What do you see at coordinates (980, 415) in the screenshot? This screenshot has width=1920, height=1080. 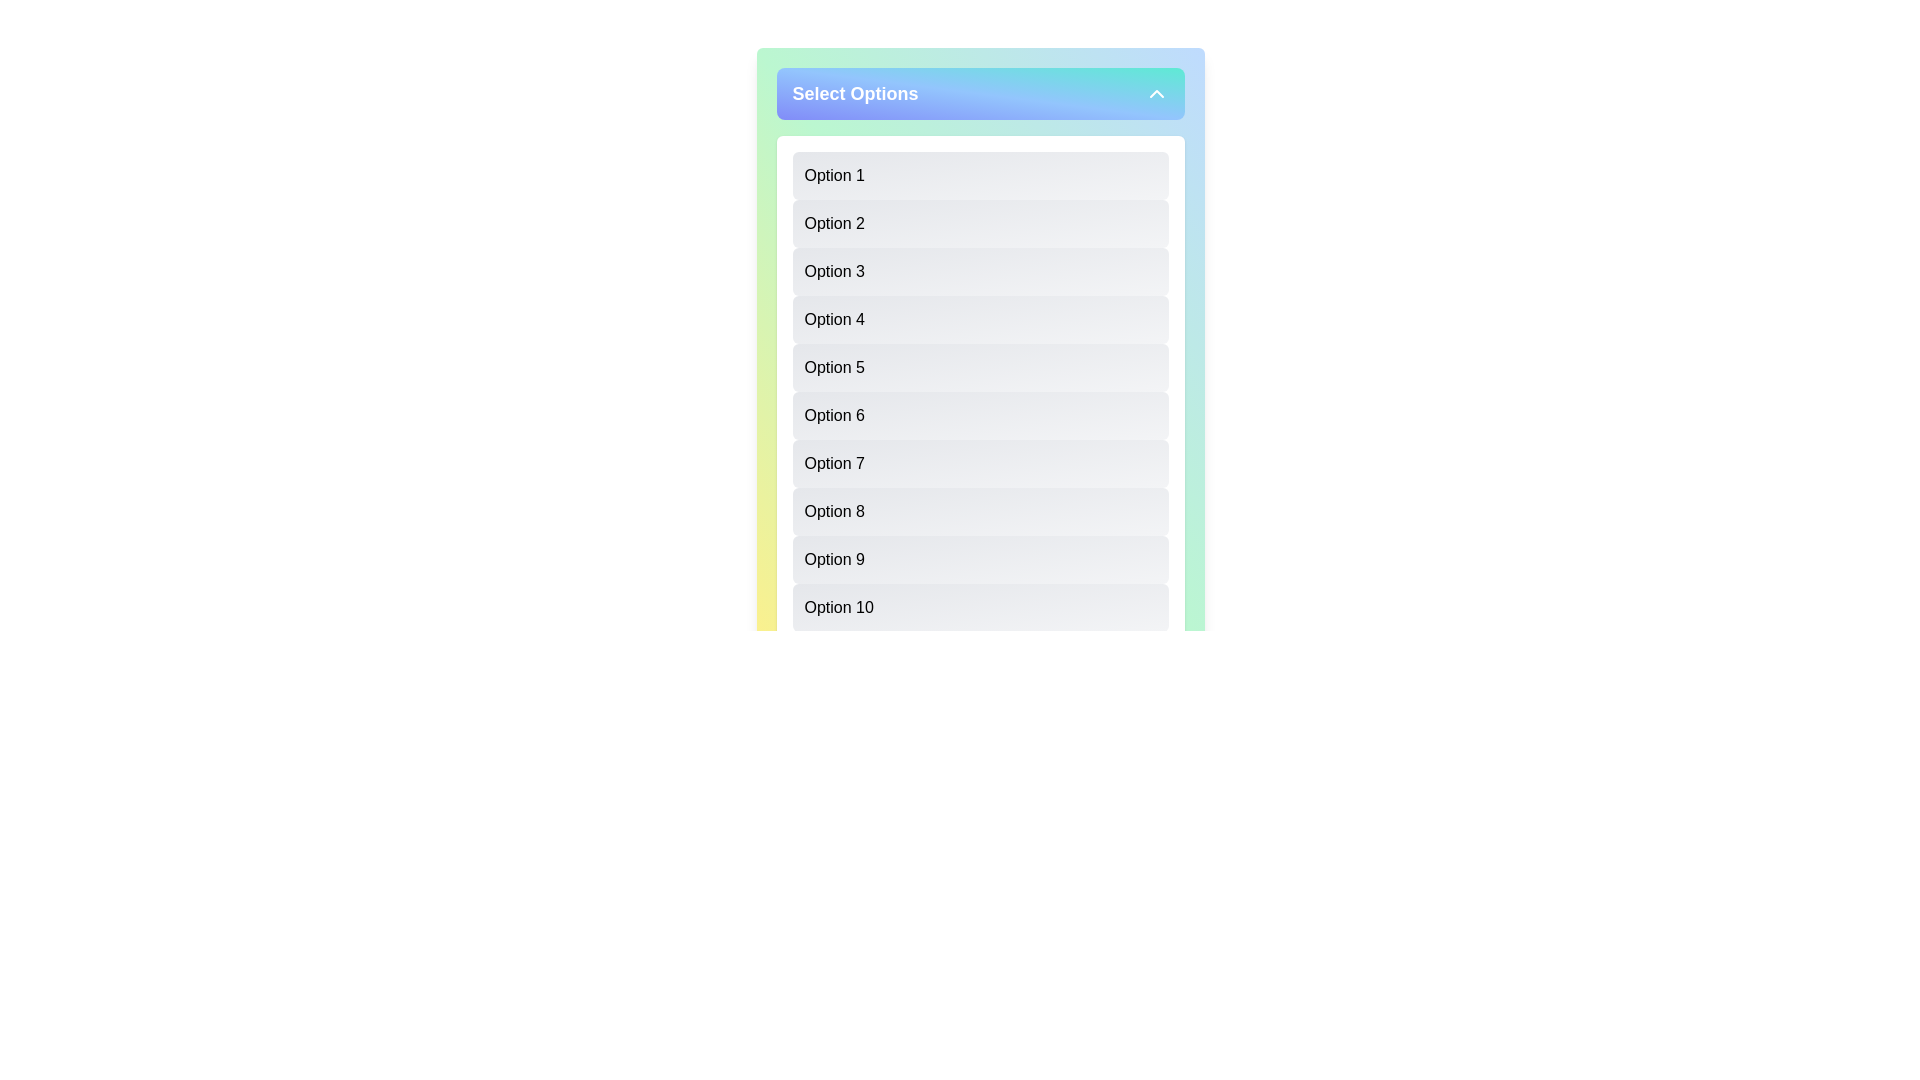 I see `the sixth item in the selectable list titled 'Select Options'` at bounding box center [980, 415].